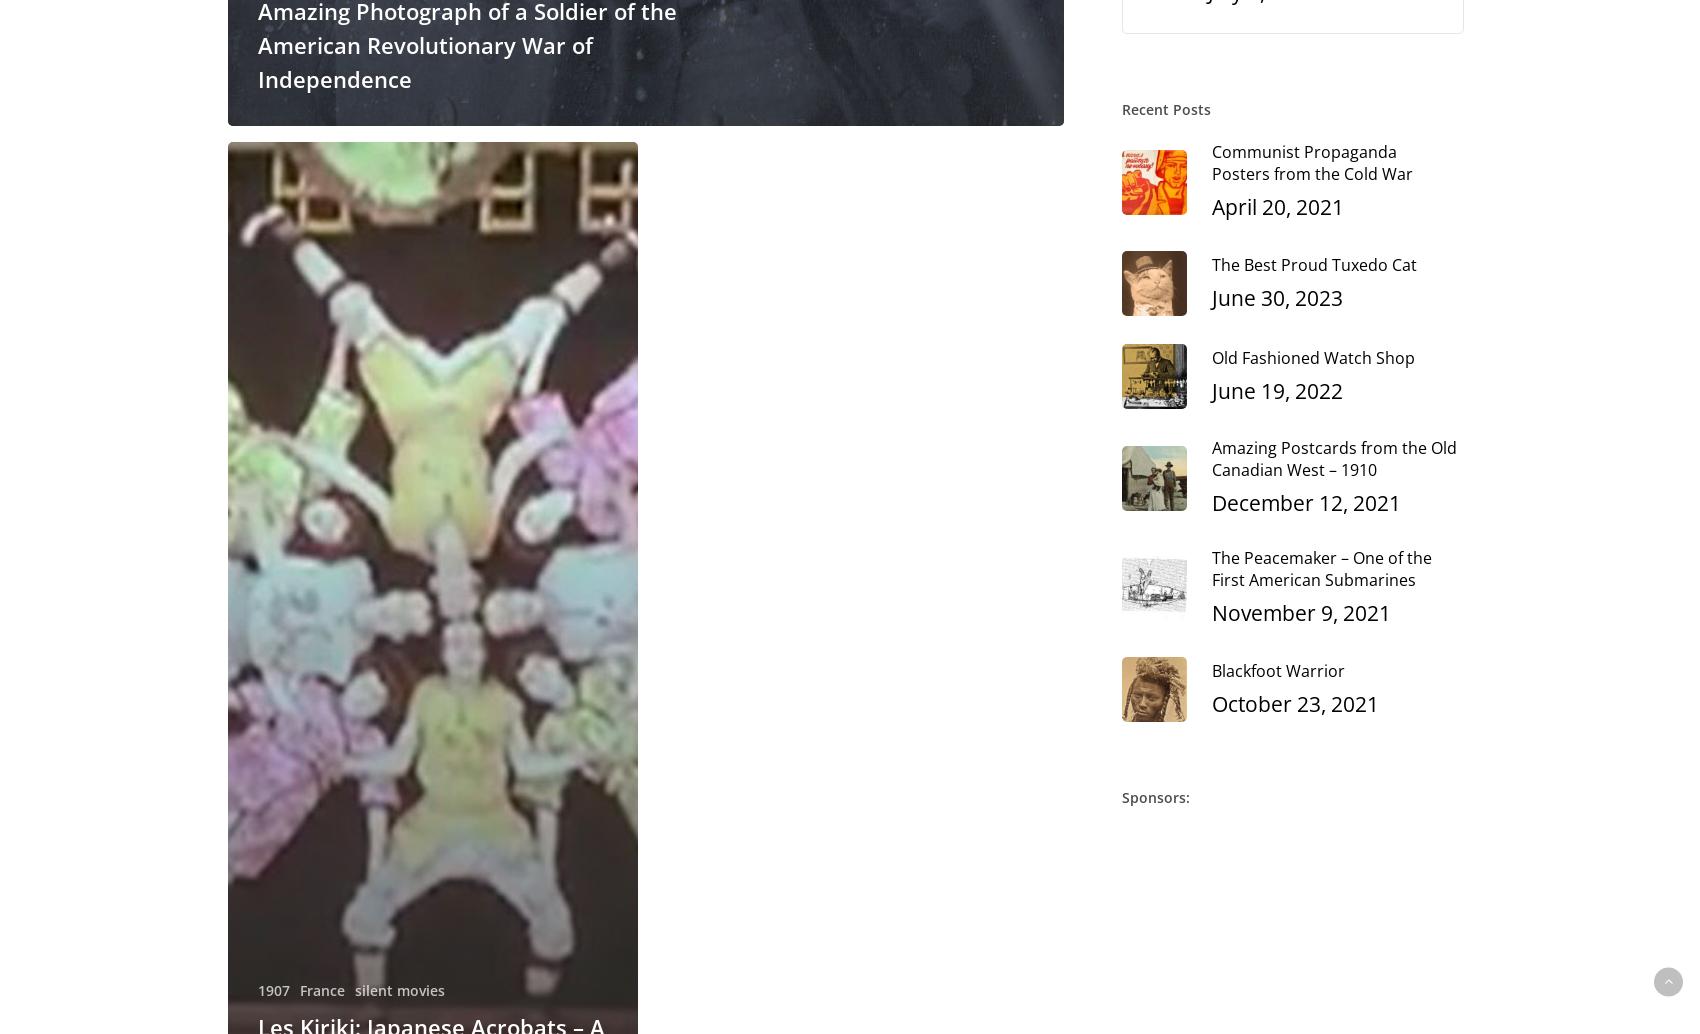 Image resolution: width=1700 pixels, height=1034 pixels. What do you see at coordinates (1277, 295) in the screenshot?
I see `'June 30, 2023'` at bounding box center [1277, 295].